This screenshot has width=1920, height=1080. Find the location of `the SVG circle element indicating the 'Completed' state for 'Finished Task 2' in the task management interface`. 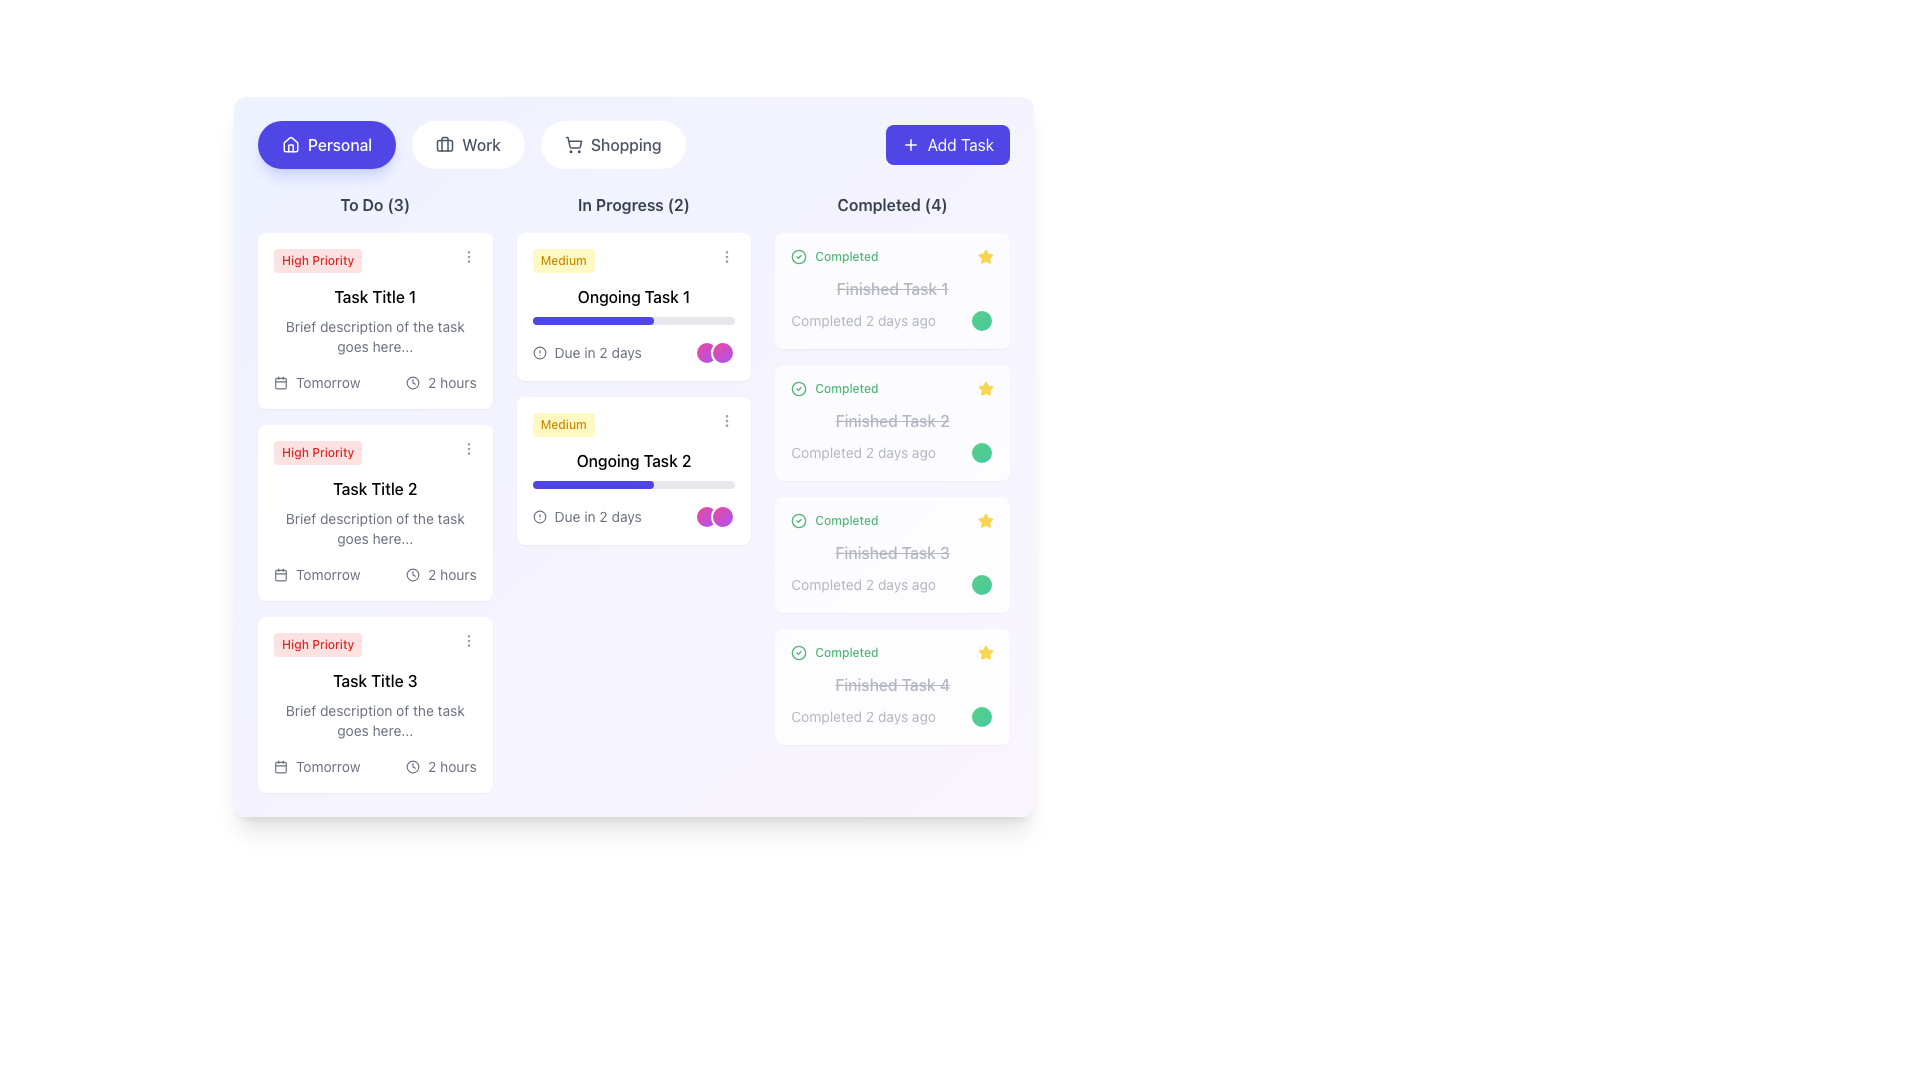

the SVG circle element indicating the 'Completed' state for 'Finished Task 2' in the task management interface is located at coordinates (798, 519).